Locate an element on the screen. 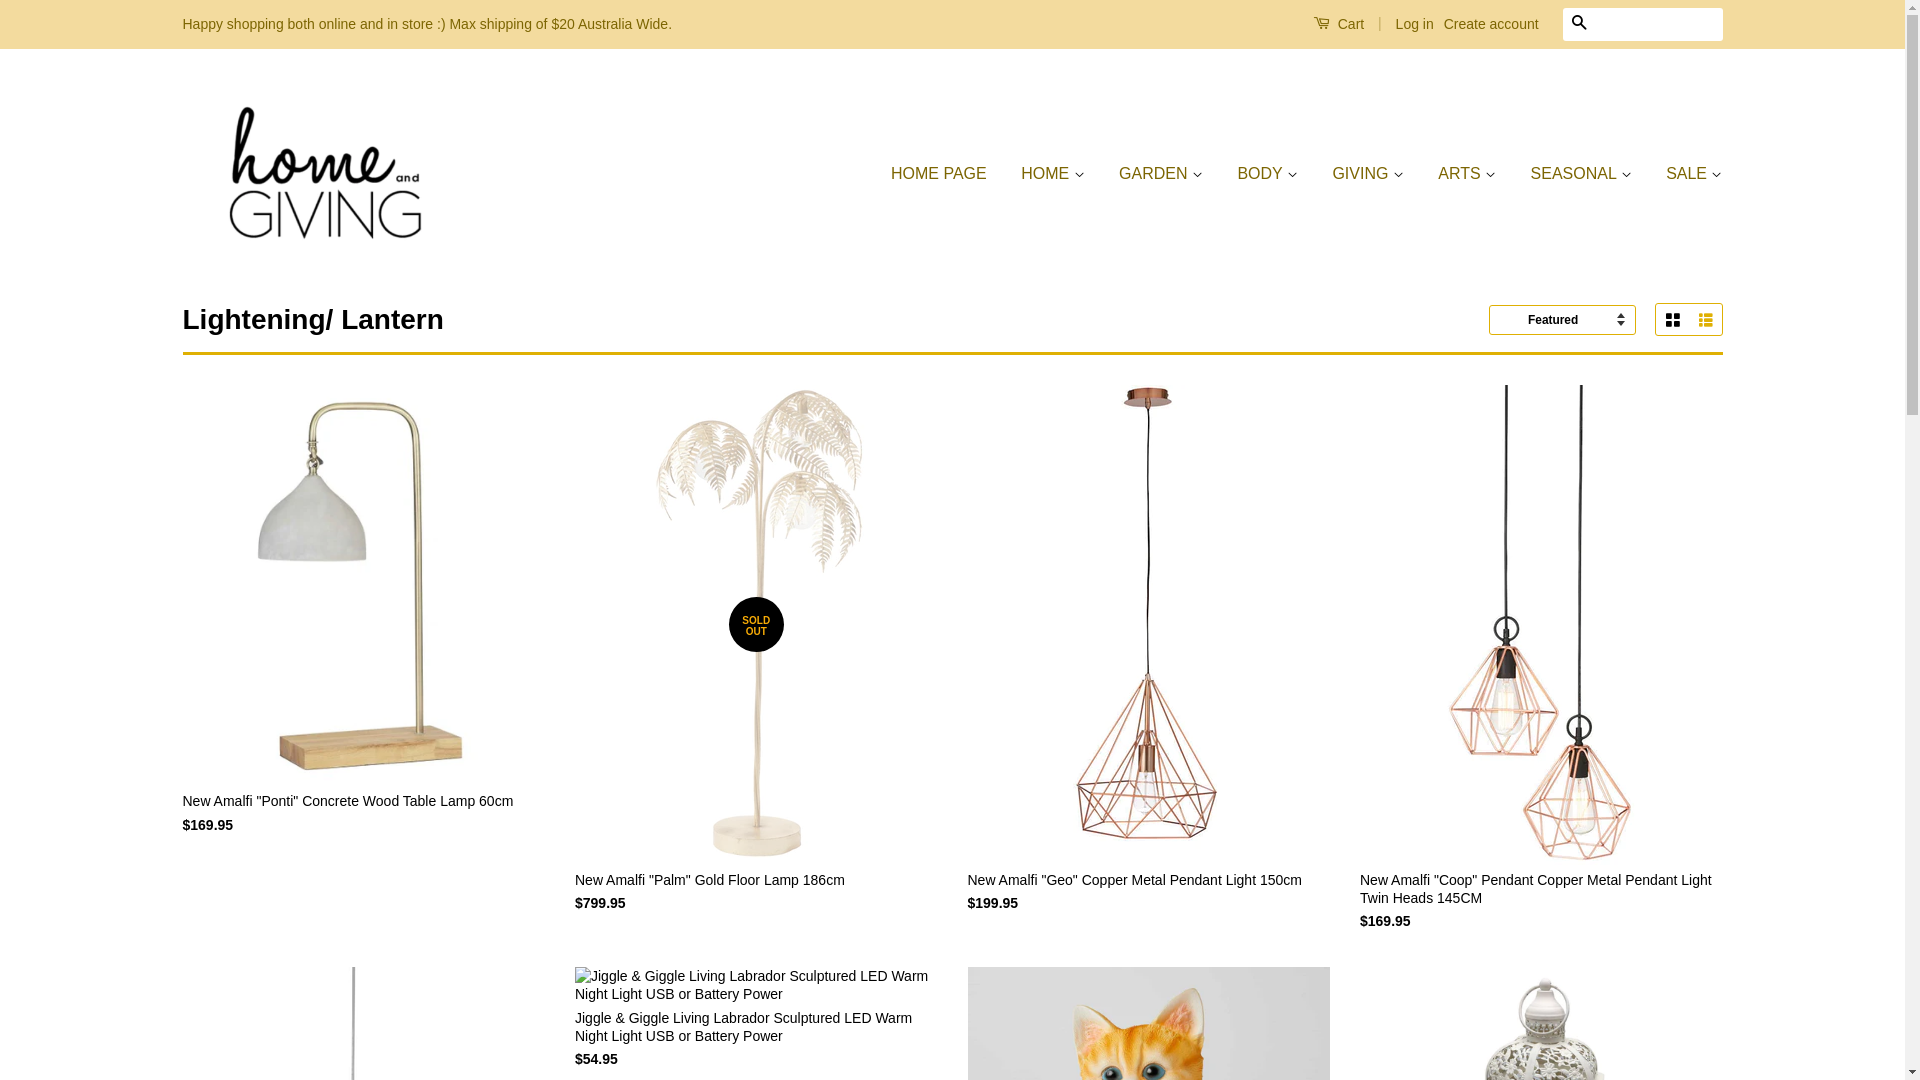 Image resolution: width=1920 pixels, height=1080 pixels. 'ARTS' is located at coordinates (1421, 173).